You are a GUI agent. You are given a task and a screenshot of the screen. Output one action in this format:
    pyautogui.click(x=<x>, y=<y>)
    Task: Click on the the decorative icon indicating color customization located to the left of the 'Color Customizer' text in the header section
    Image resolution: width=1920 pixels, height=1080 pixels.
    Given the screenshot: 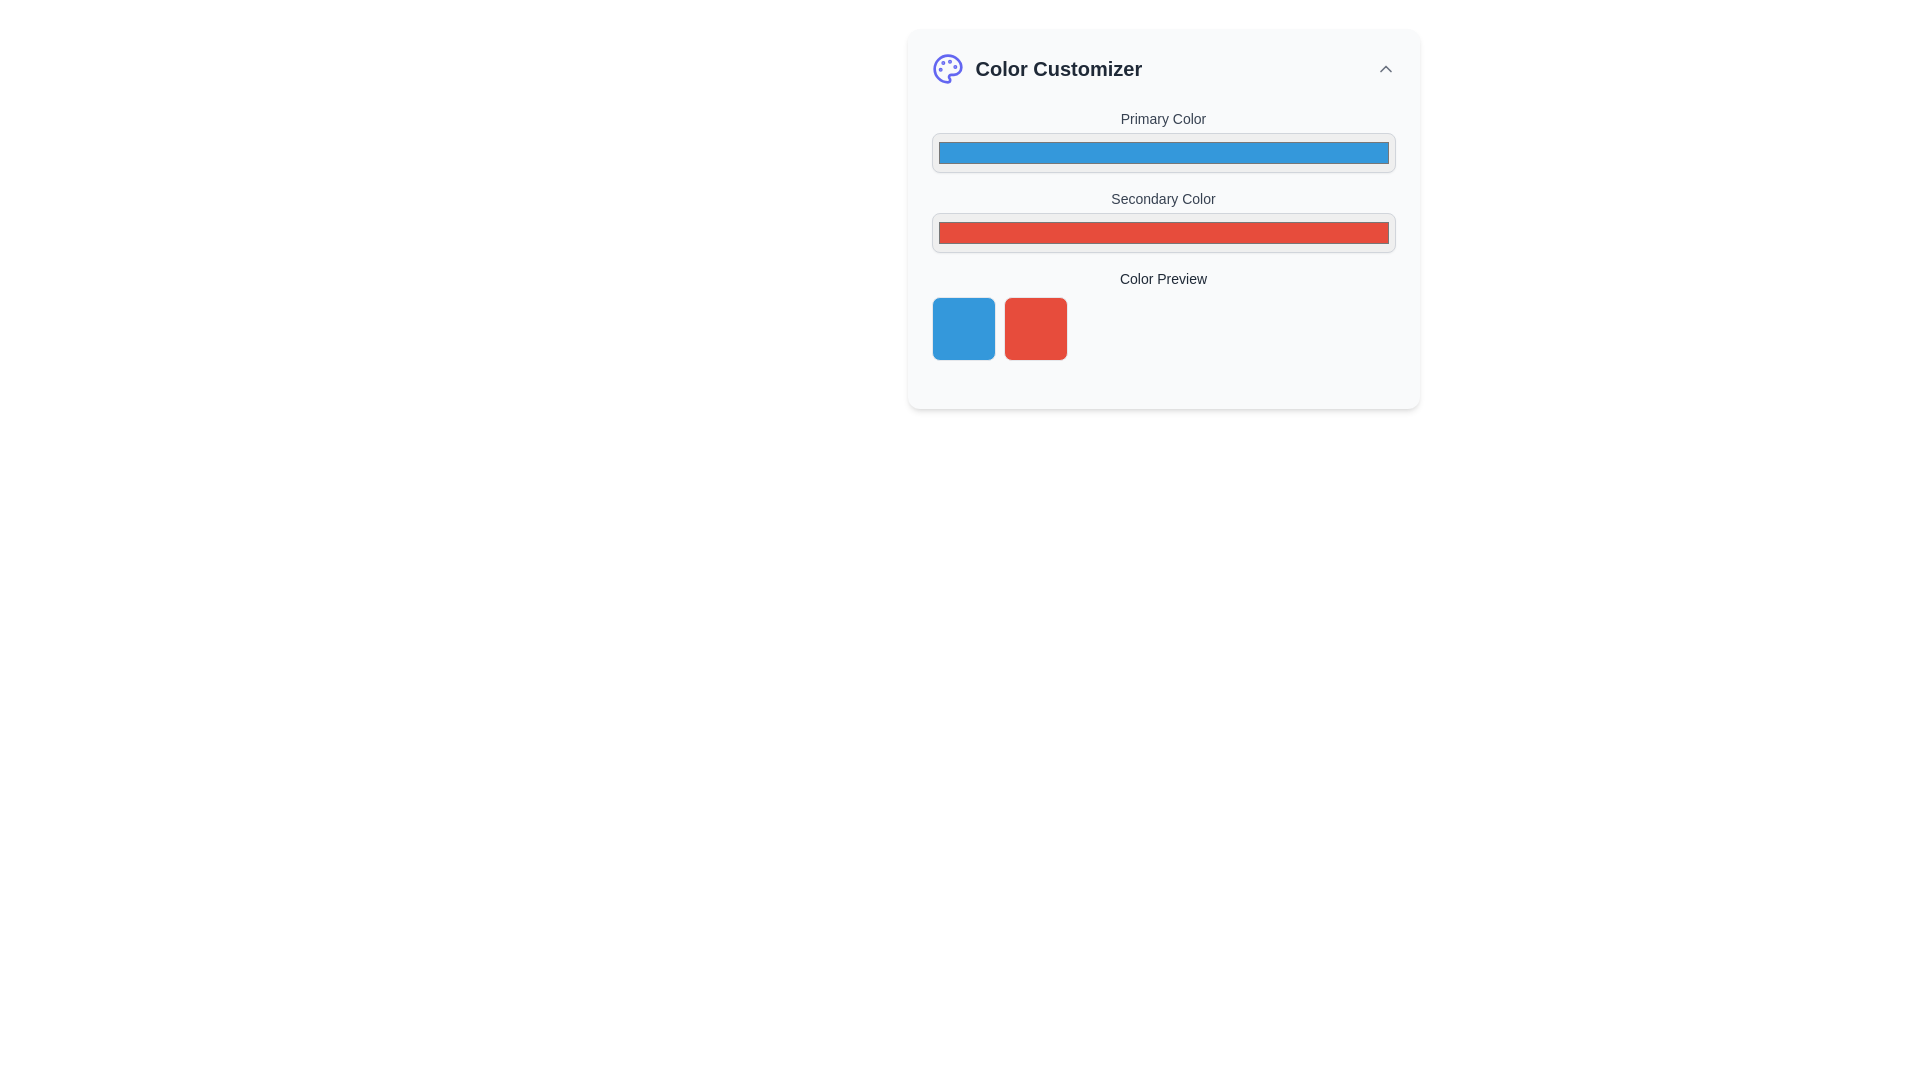 What is the action you would take?
    pyautogui.click(x=946, y=68)
    